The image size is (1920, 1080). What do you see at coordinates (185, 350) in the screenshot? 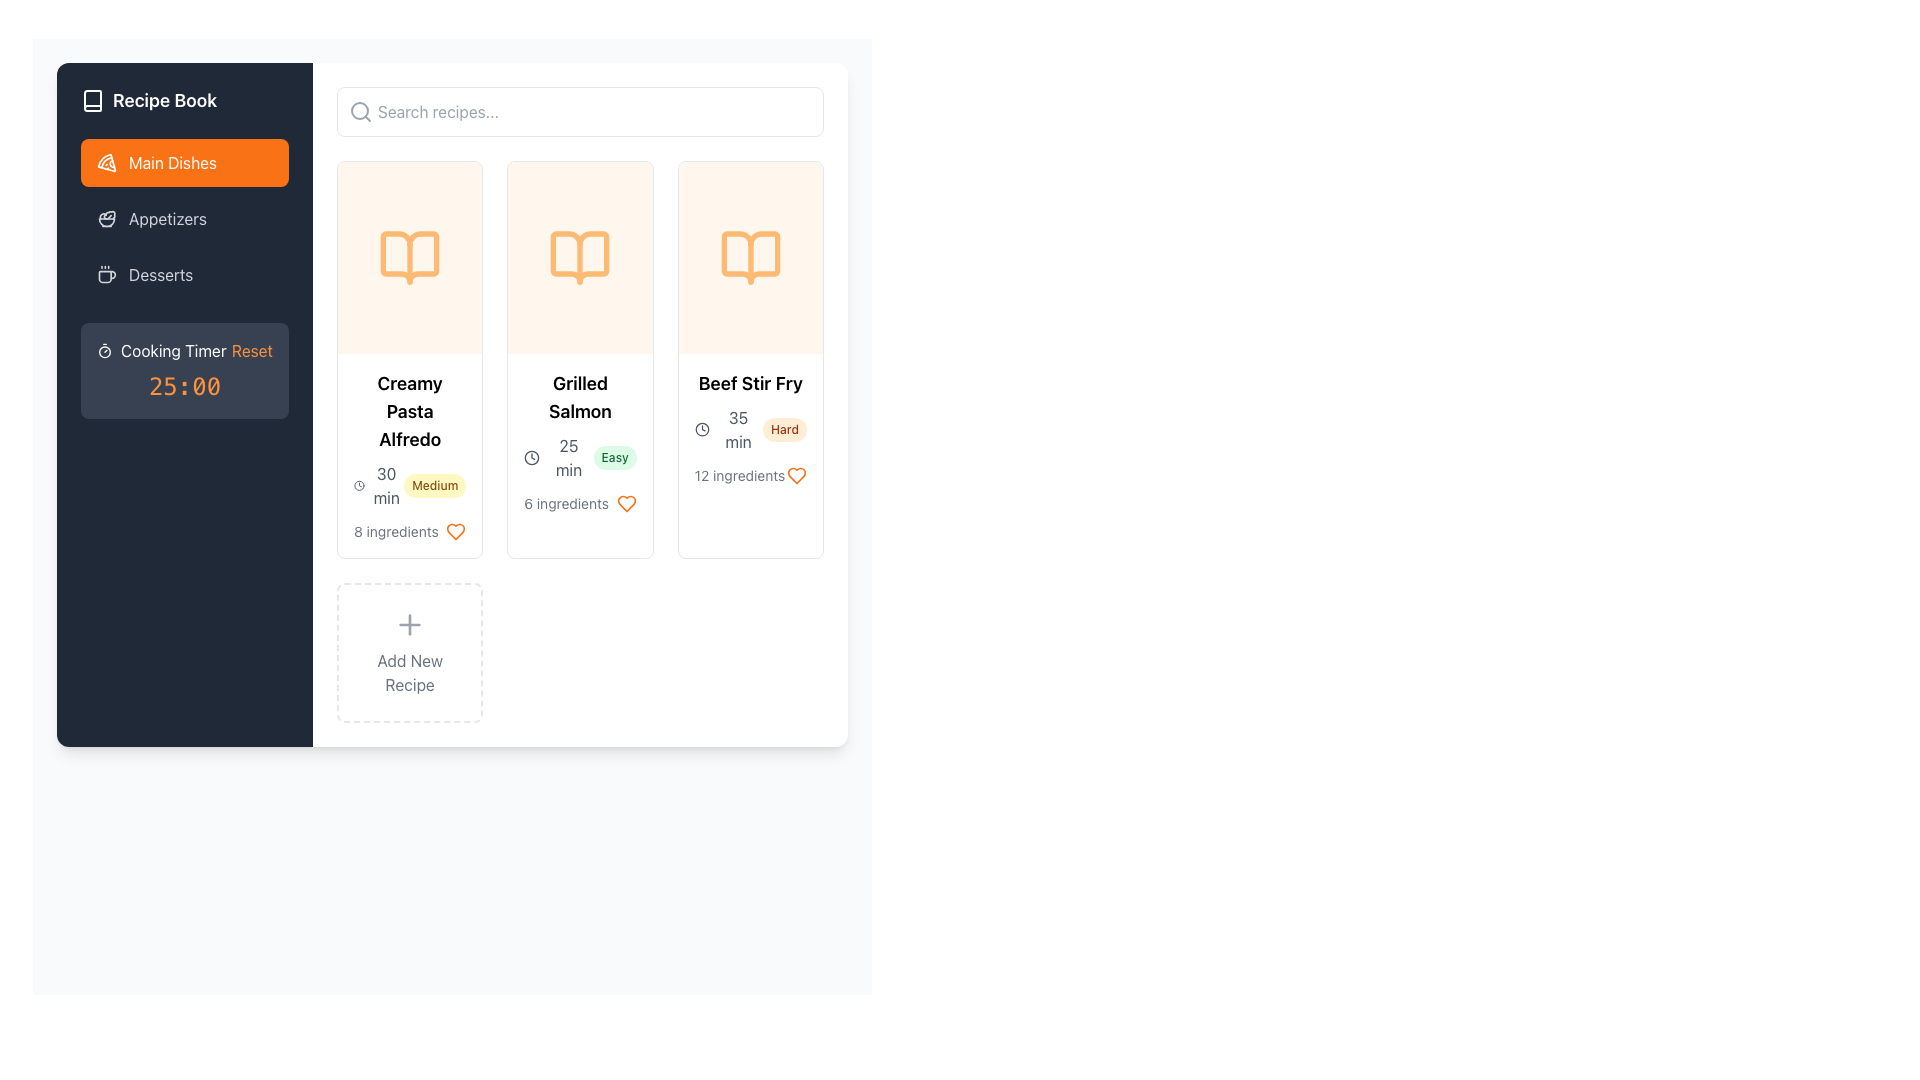
I see `the 'Cooking Timer Reset' informational label which is styled with white and orange text and located within a dark gray rounded rectangle panel, positioned above the timer value '25:00'` at bounding box center [185, 350].